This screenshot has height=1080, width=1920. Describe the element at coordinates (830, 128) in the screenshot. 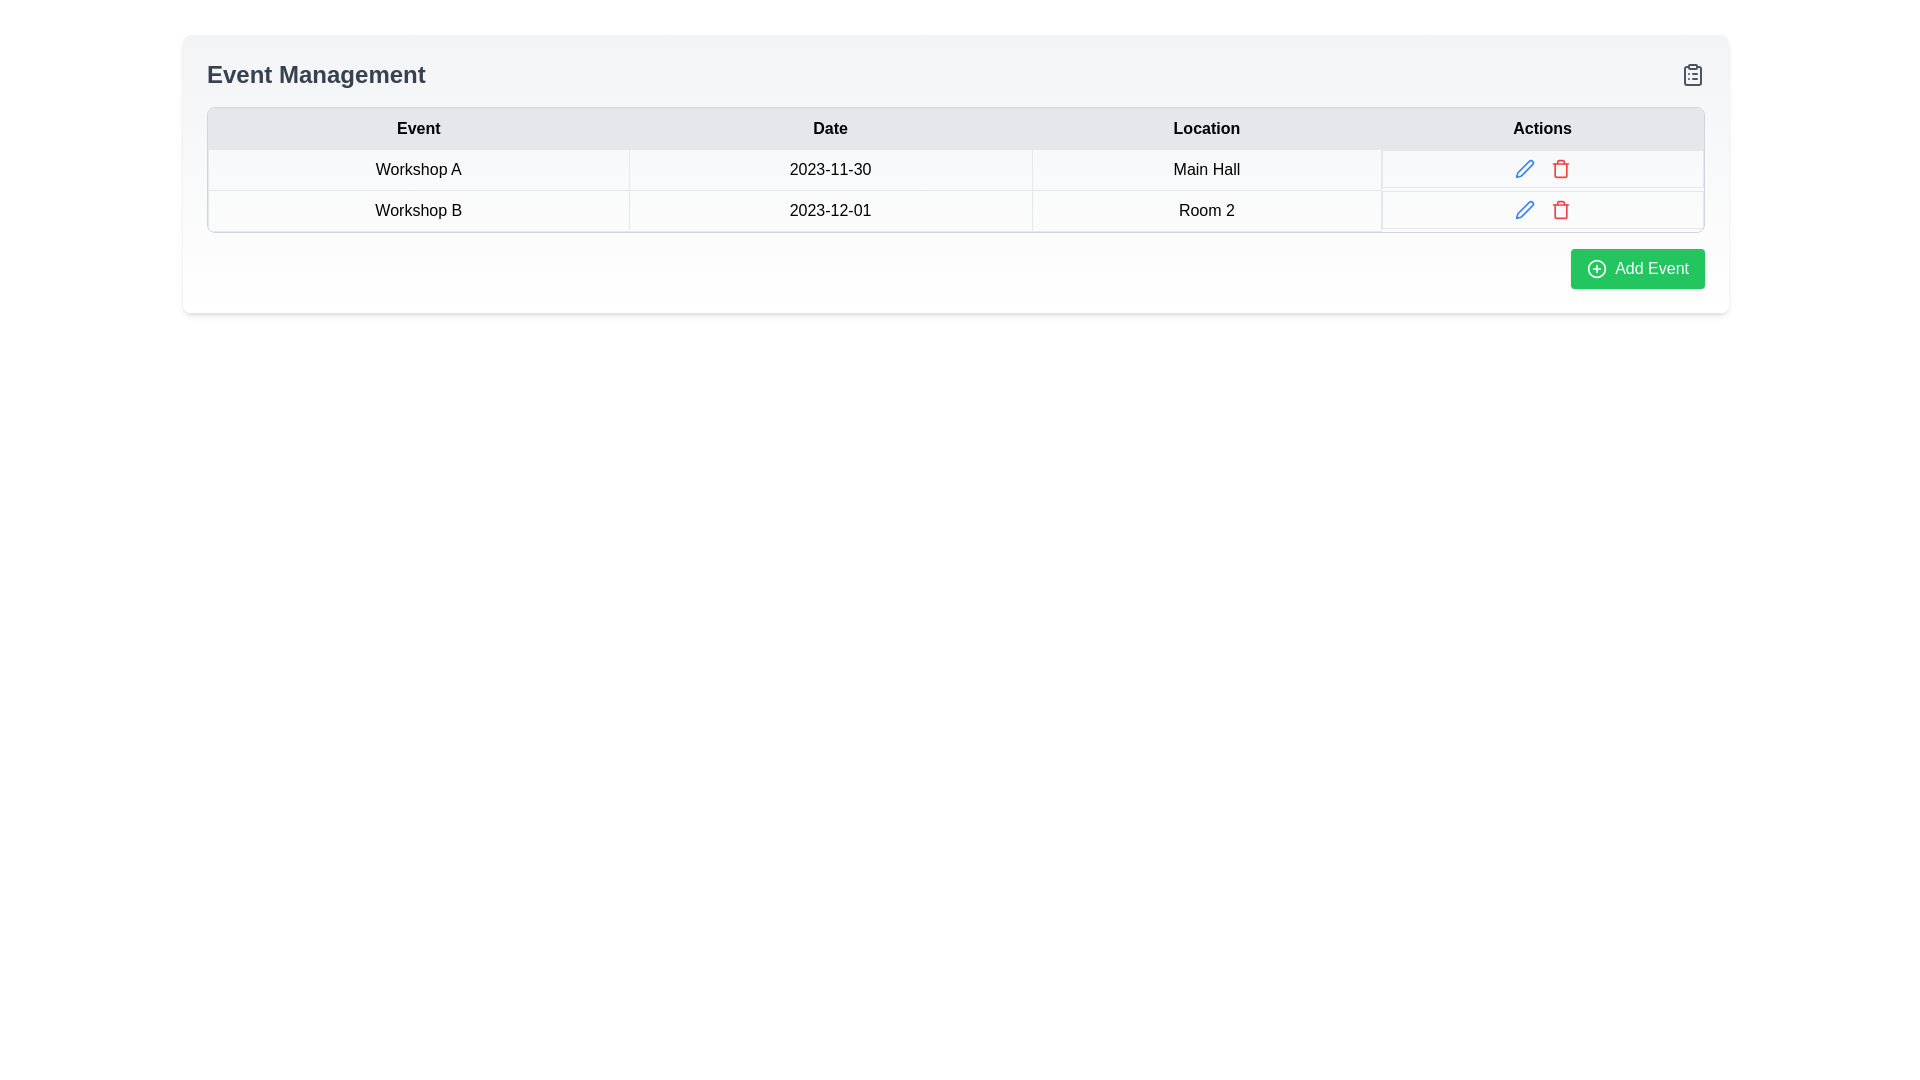

I see `the table header cell with a light gray background containing the bolded text 'Date', which is centrally aligned in the second column of the table header` at that location.